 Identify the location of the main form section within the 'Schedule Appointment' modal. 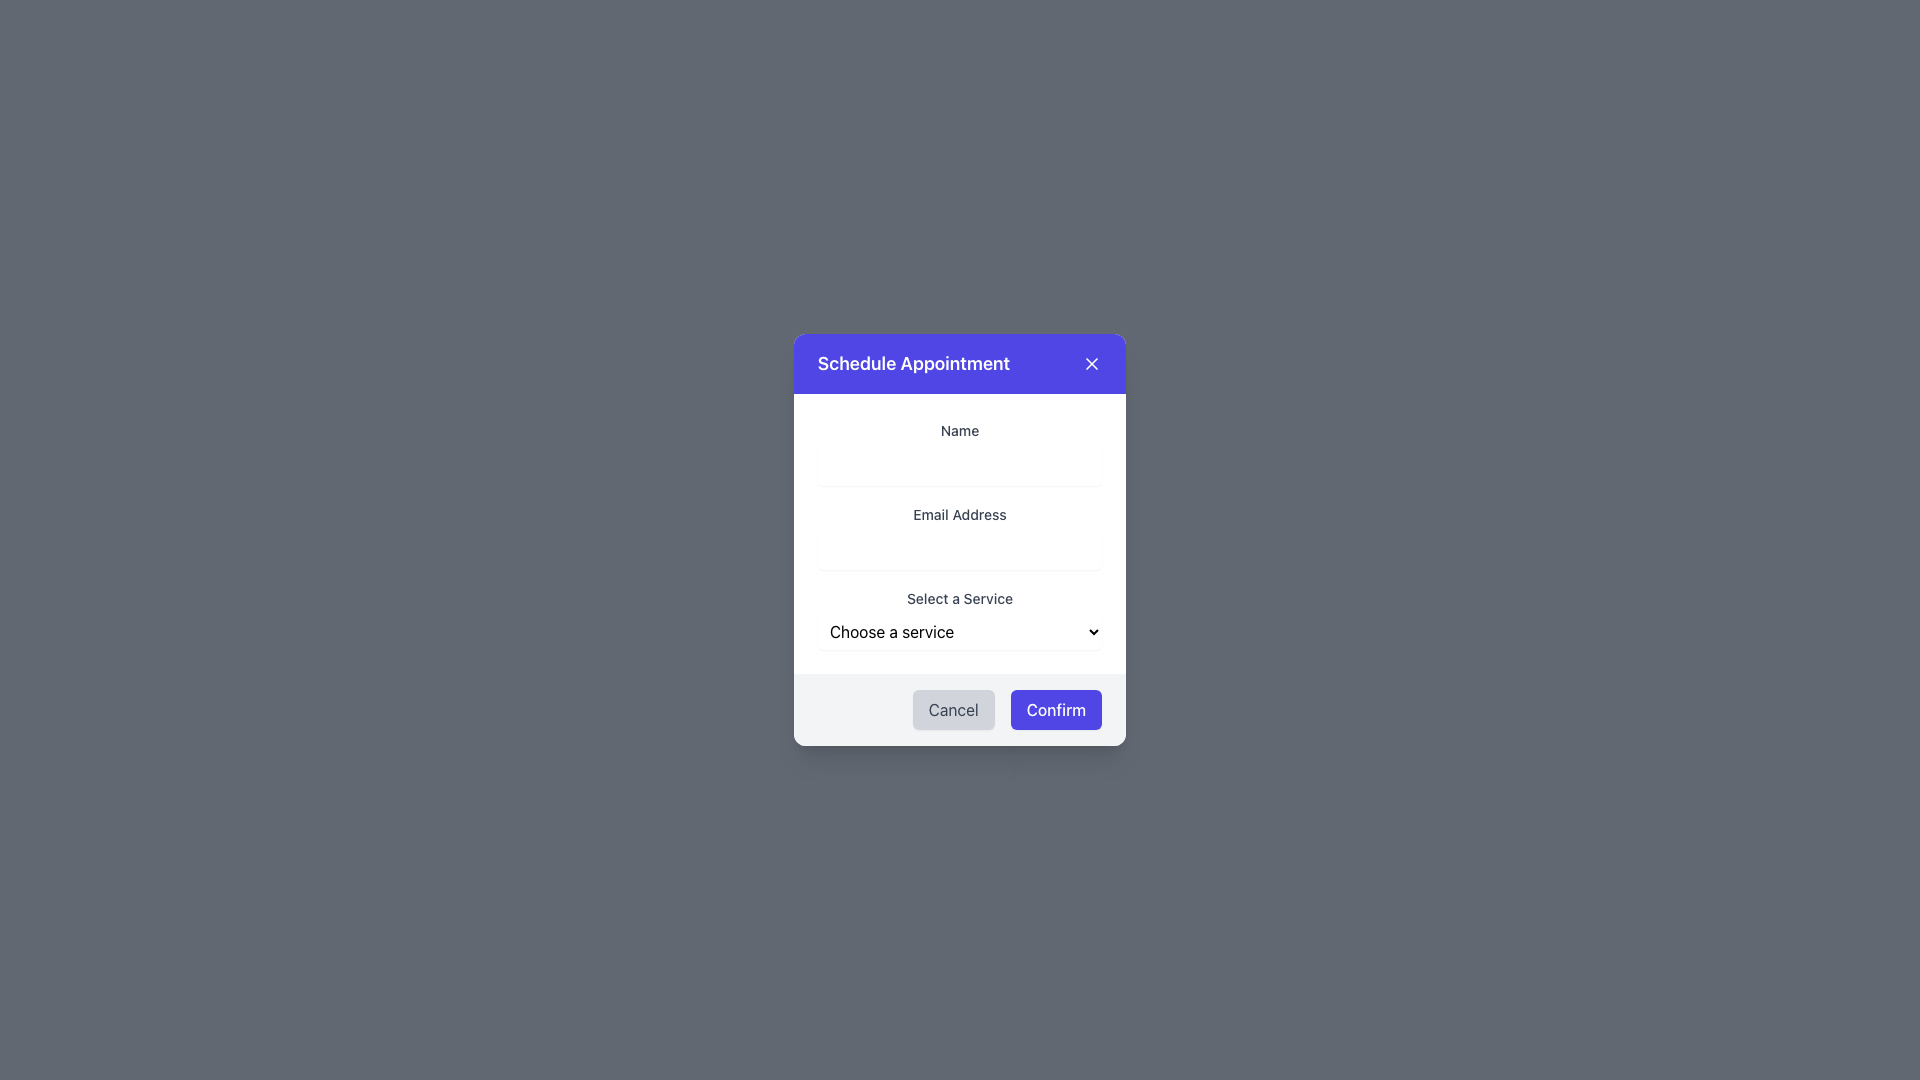
(960, 532).